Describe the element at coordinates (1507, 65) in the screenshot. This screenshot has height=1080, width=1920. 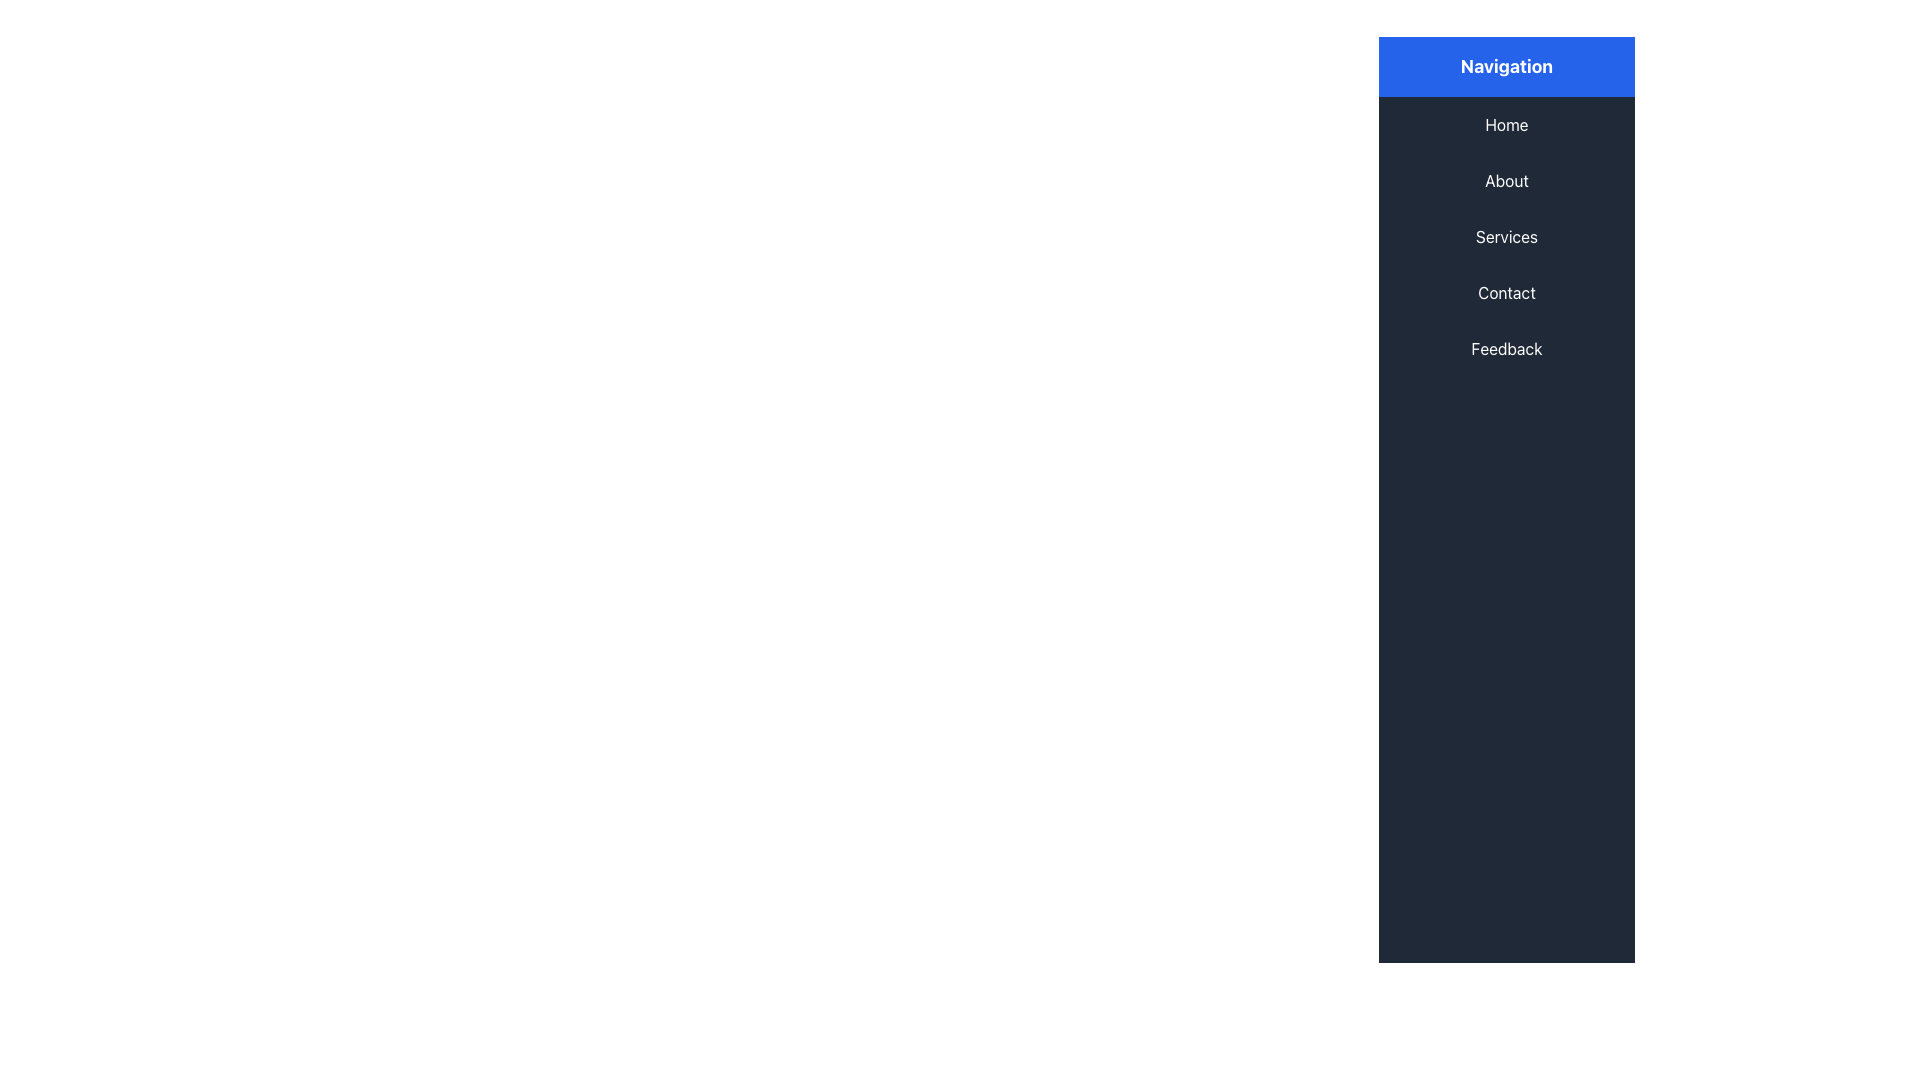
I see `the Static text header located at the top of the vertical sidebar, which serves as a title for the navigation section` at that location.